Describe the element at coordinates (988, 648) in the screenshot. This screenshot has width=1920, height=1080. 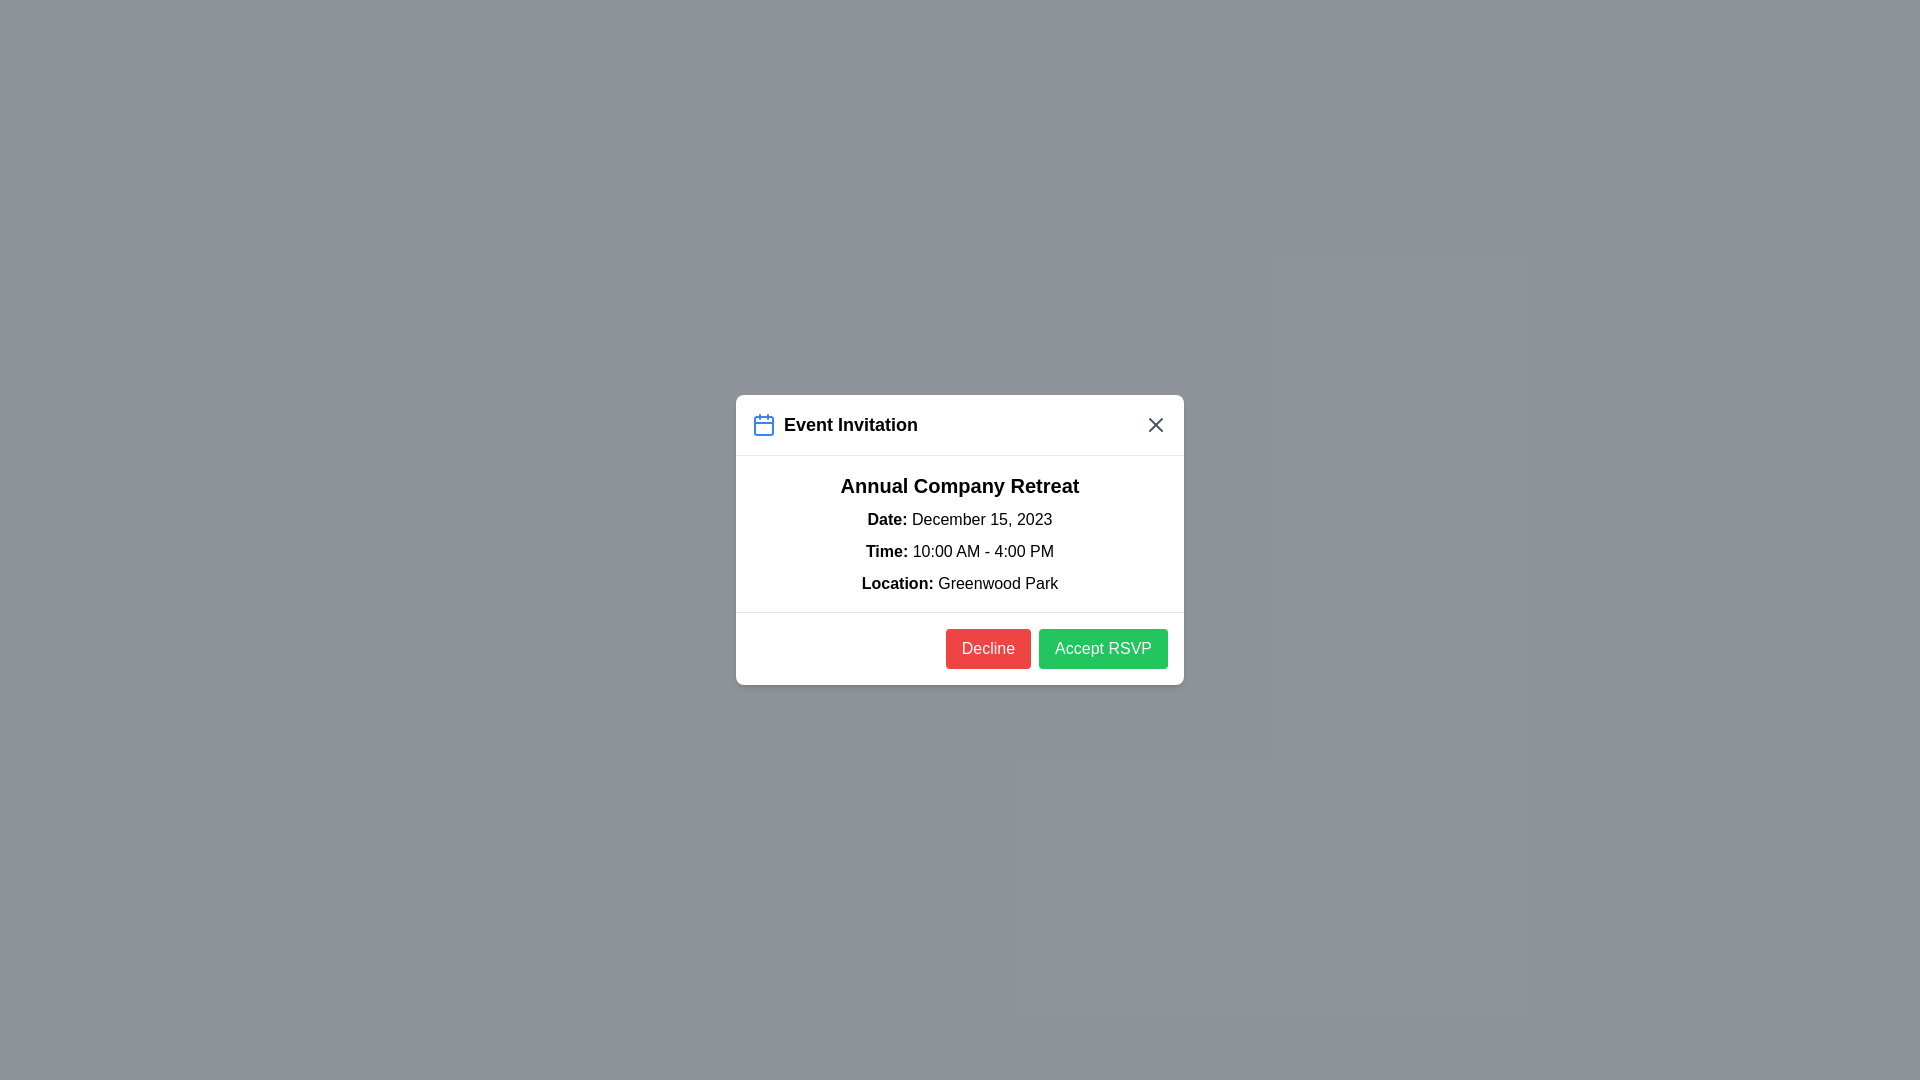
I see `the 'Decline' button located at the bottom left of the dialog box to reject the invitation` at that location.